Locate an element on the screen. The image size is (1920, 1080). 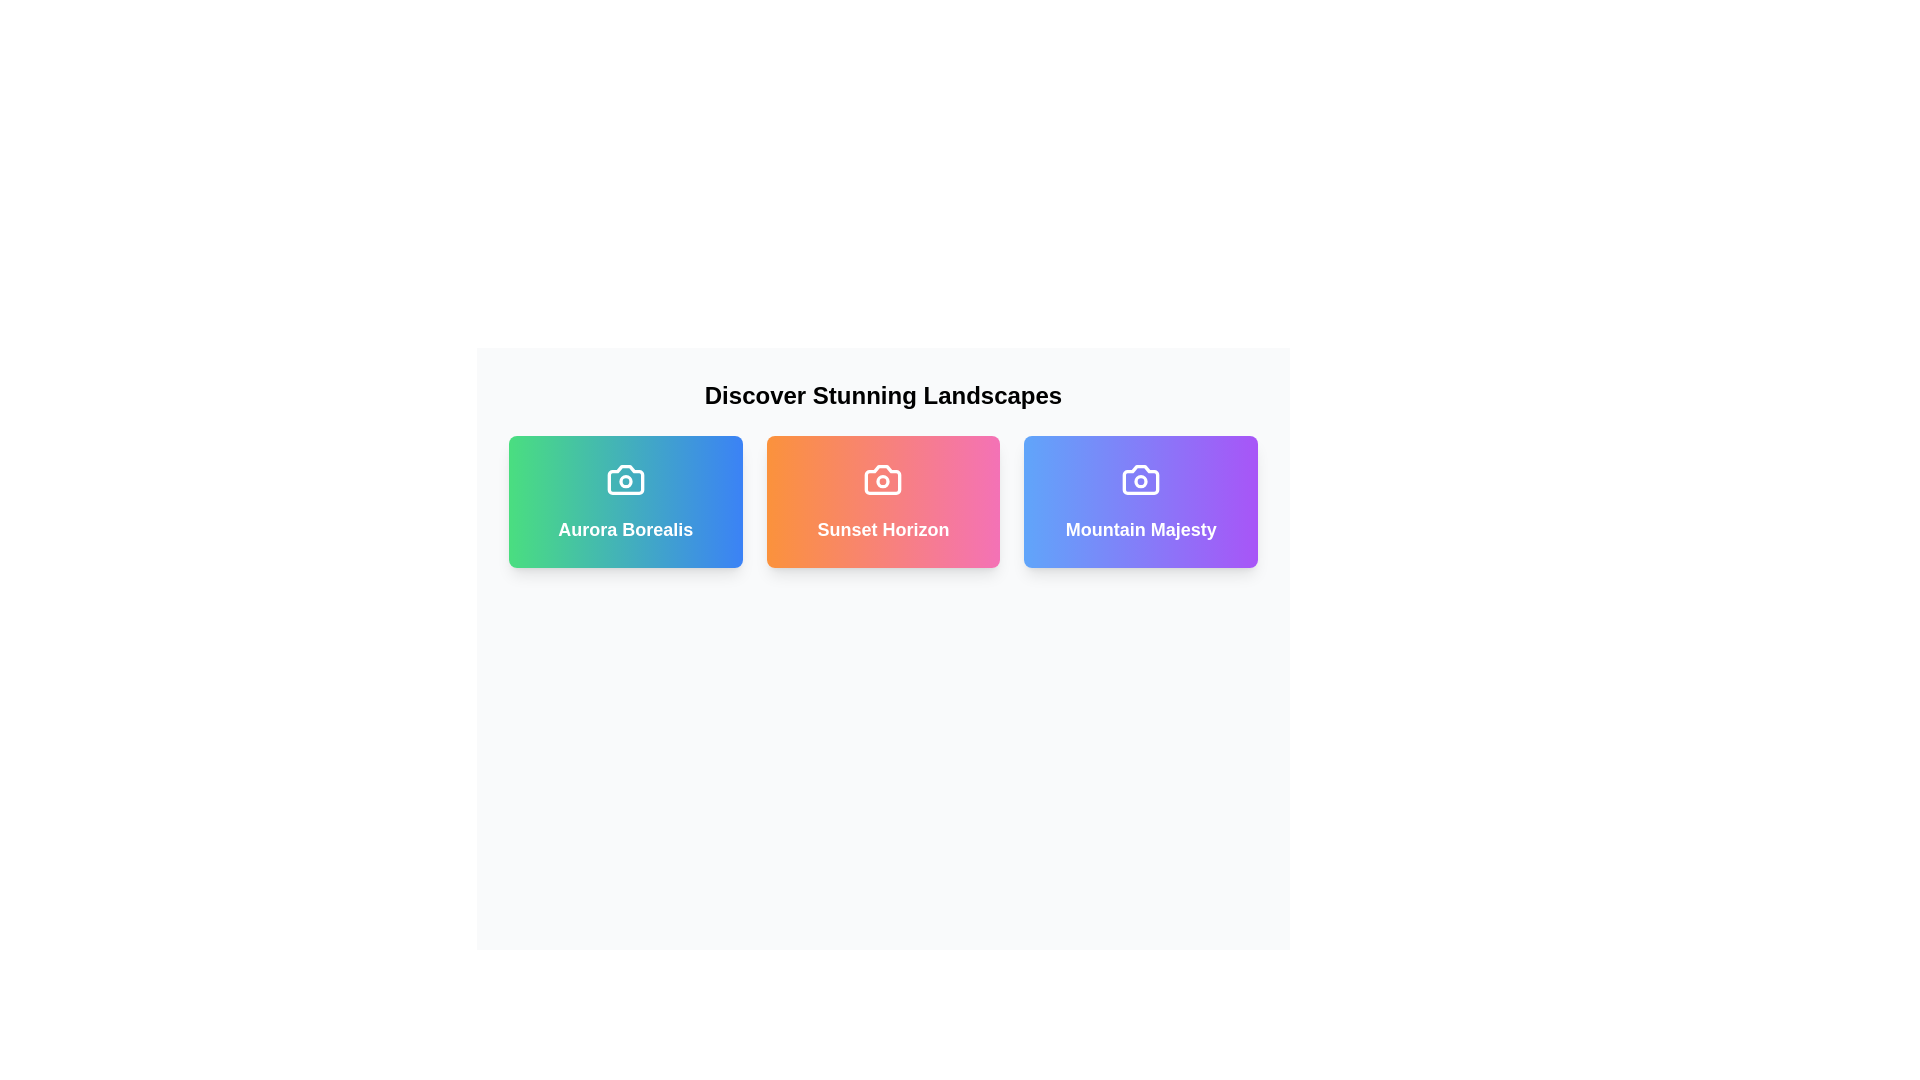
heading text that introduces or highlights the thematic content, positioned above the elements 'Aurora Borealis', 'Sunset Horizon', and 'Mountain Majesty' is located at coordinates (882, 396).